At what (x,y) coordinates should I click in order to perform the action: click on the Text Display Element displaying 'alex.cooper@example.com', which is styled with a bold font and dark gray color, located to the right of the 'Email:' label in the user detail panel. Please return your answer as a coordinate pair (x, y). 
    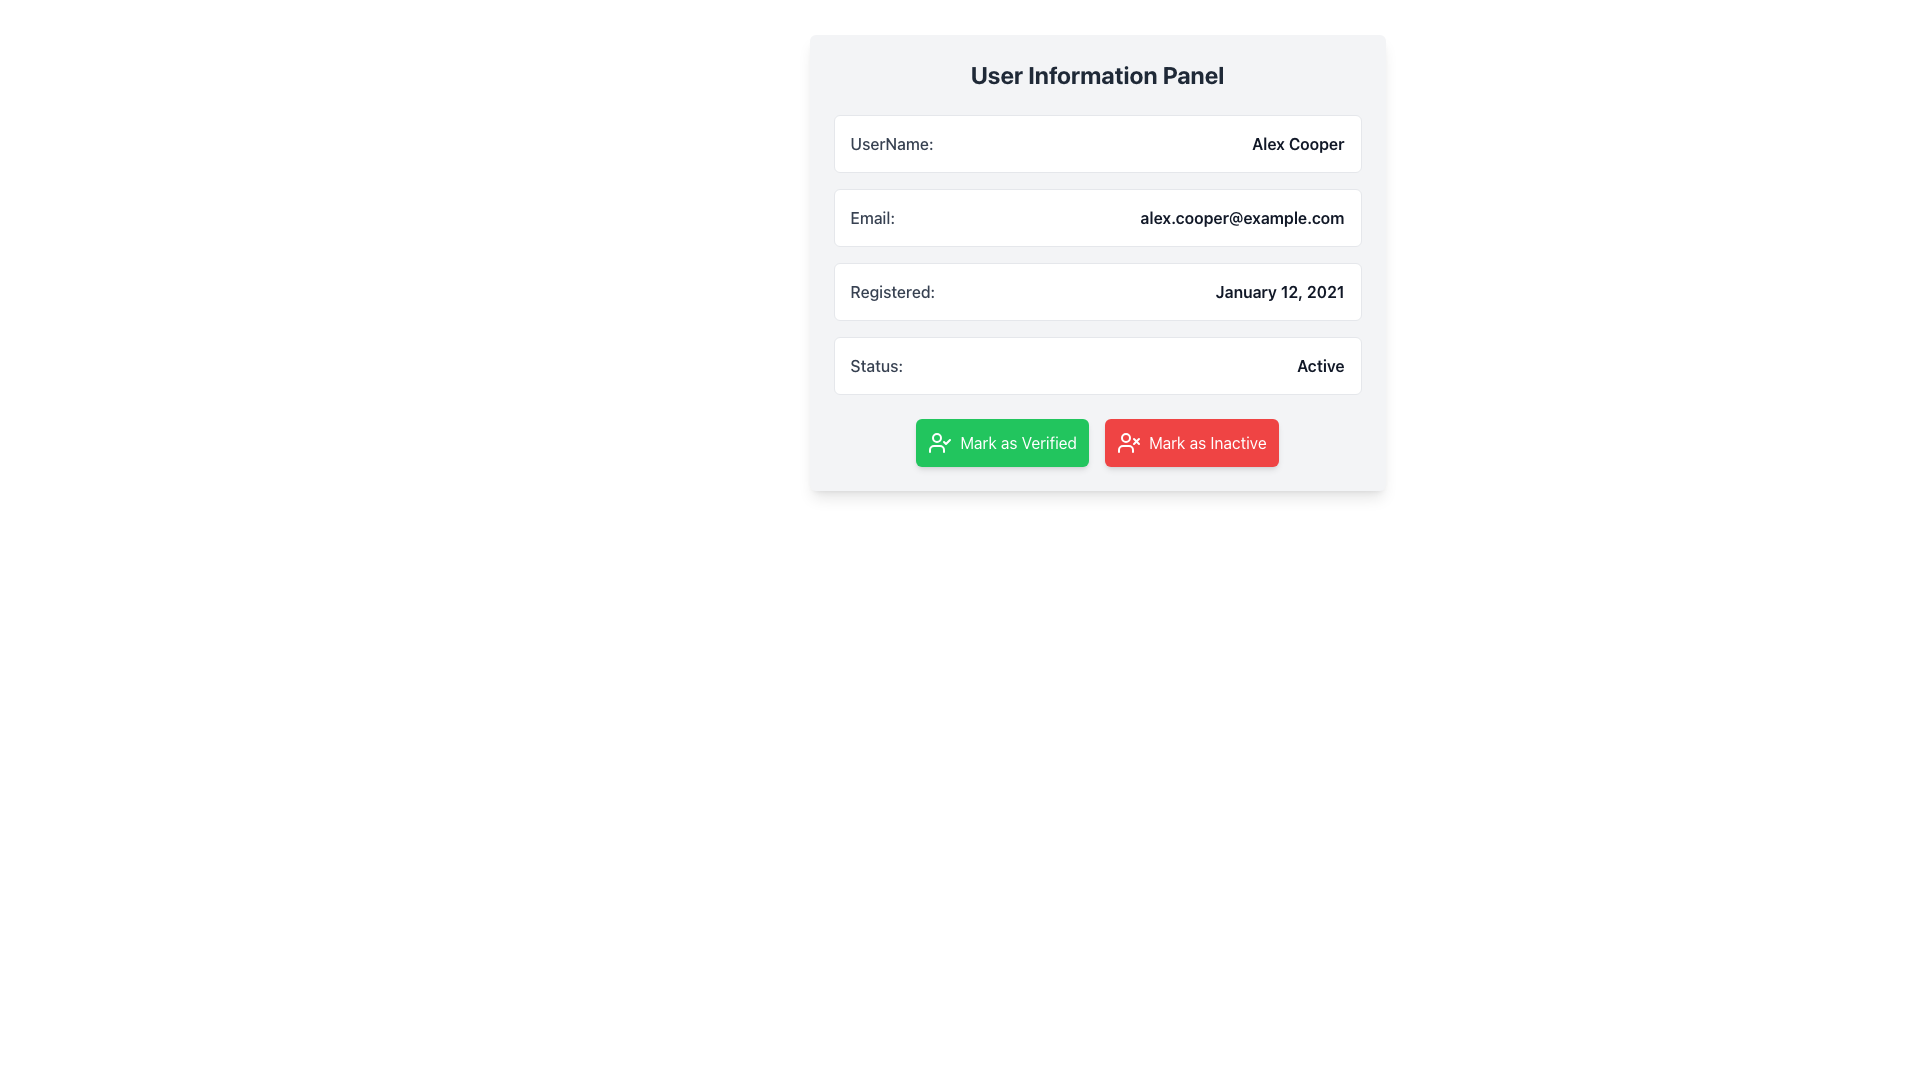
    Looking at the image, I should click on (1241, 218).